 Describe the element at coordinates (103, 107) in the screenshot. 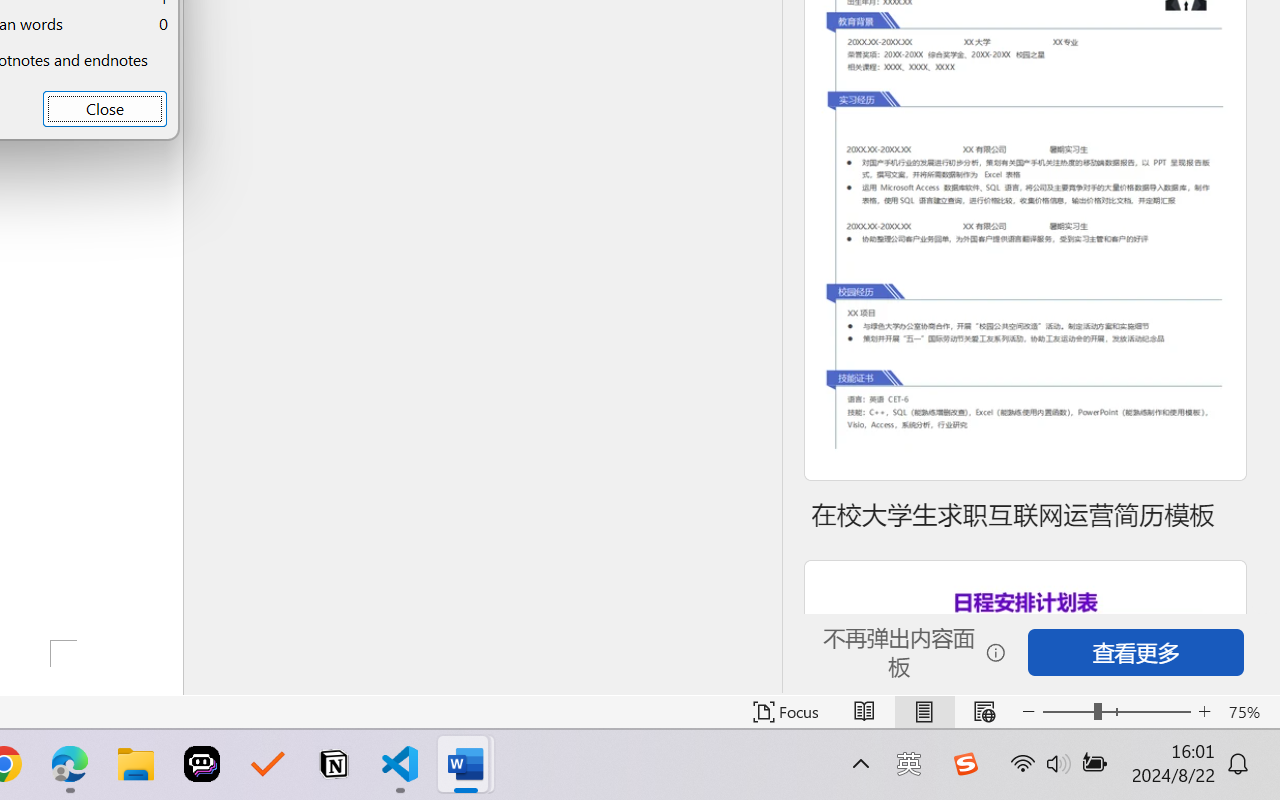

I see `'Close'` at that location.